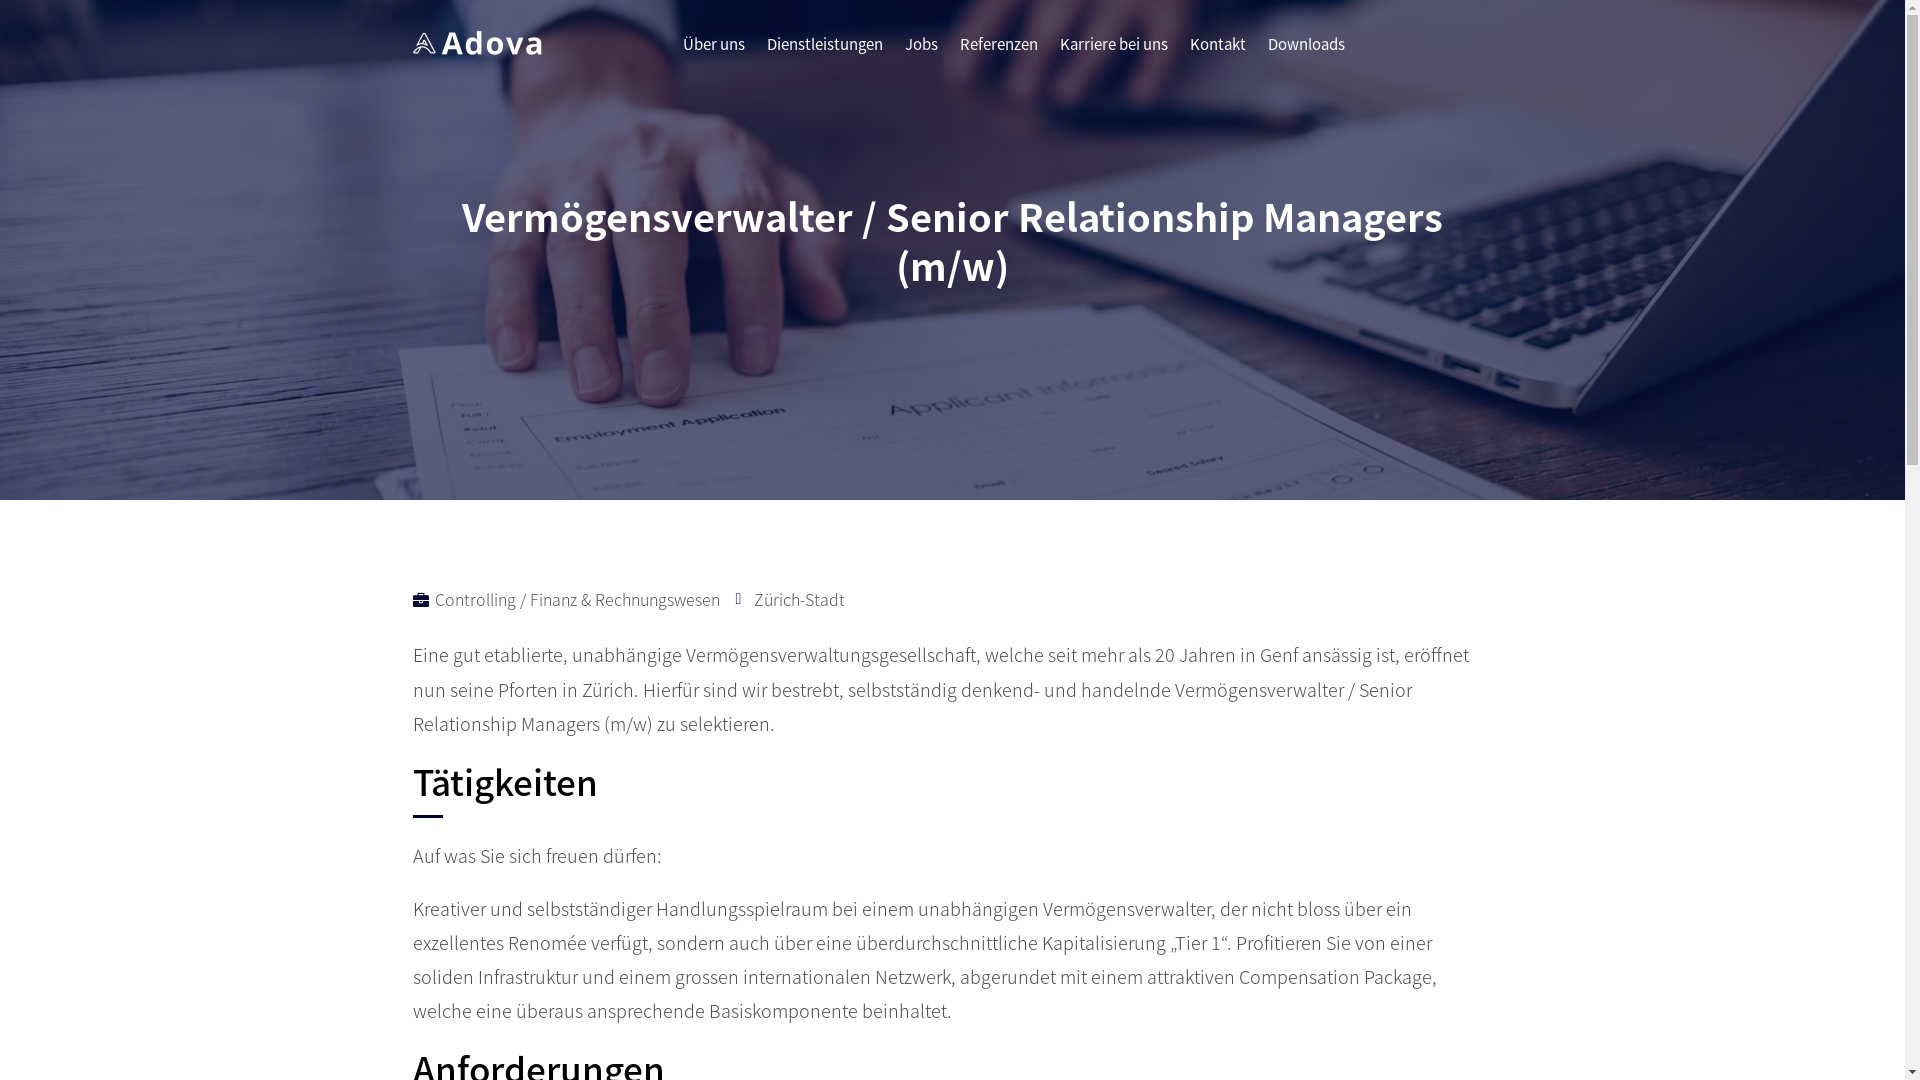 This screenshot has height=1080, width=1920. Describe the element at coordinates (1059, 50) in the screenshot. I see `'Karriere bei uns'` at that location.